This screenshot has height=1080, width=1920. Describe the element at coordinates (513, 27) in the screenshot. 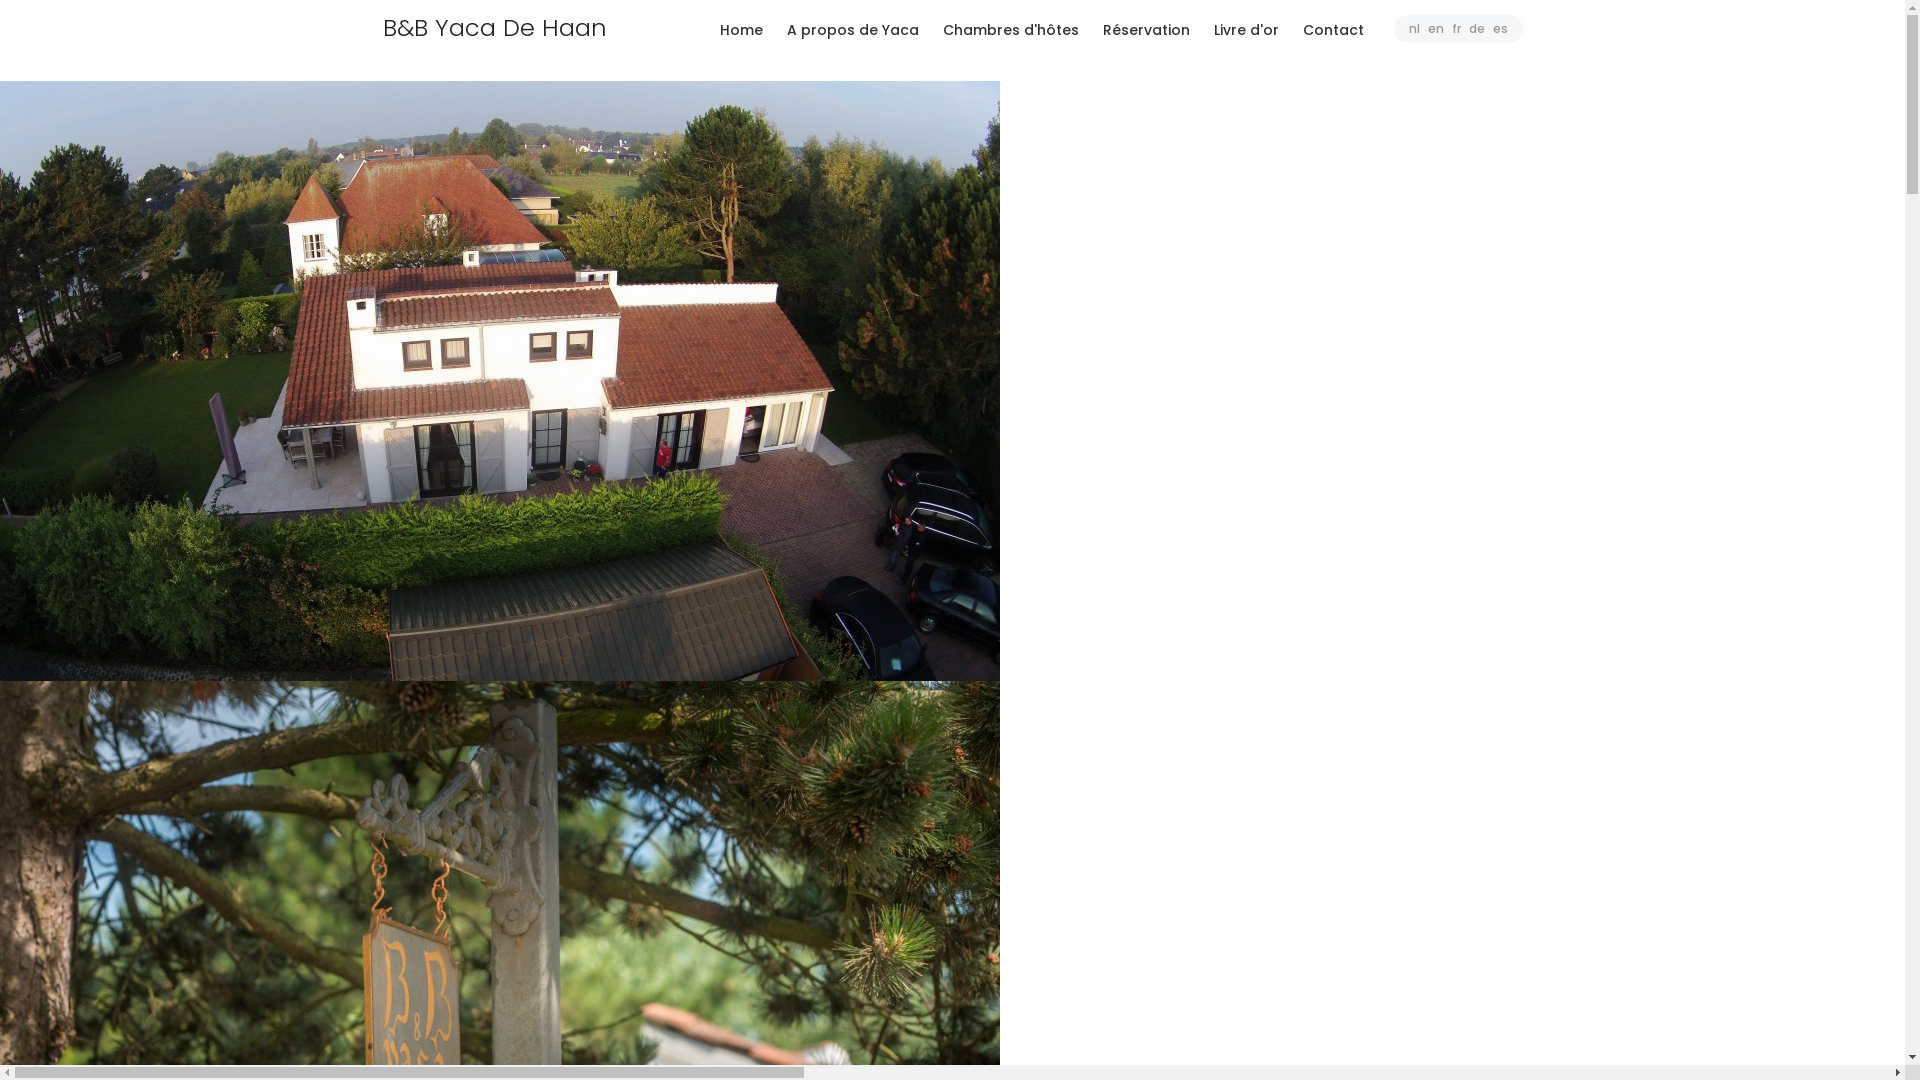

I see `'B&B Yaca De Haan'` at that location.